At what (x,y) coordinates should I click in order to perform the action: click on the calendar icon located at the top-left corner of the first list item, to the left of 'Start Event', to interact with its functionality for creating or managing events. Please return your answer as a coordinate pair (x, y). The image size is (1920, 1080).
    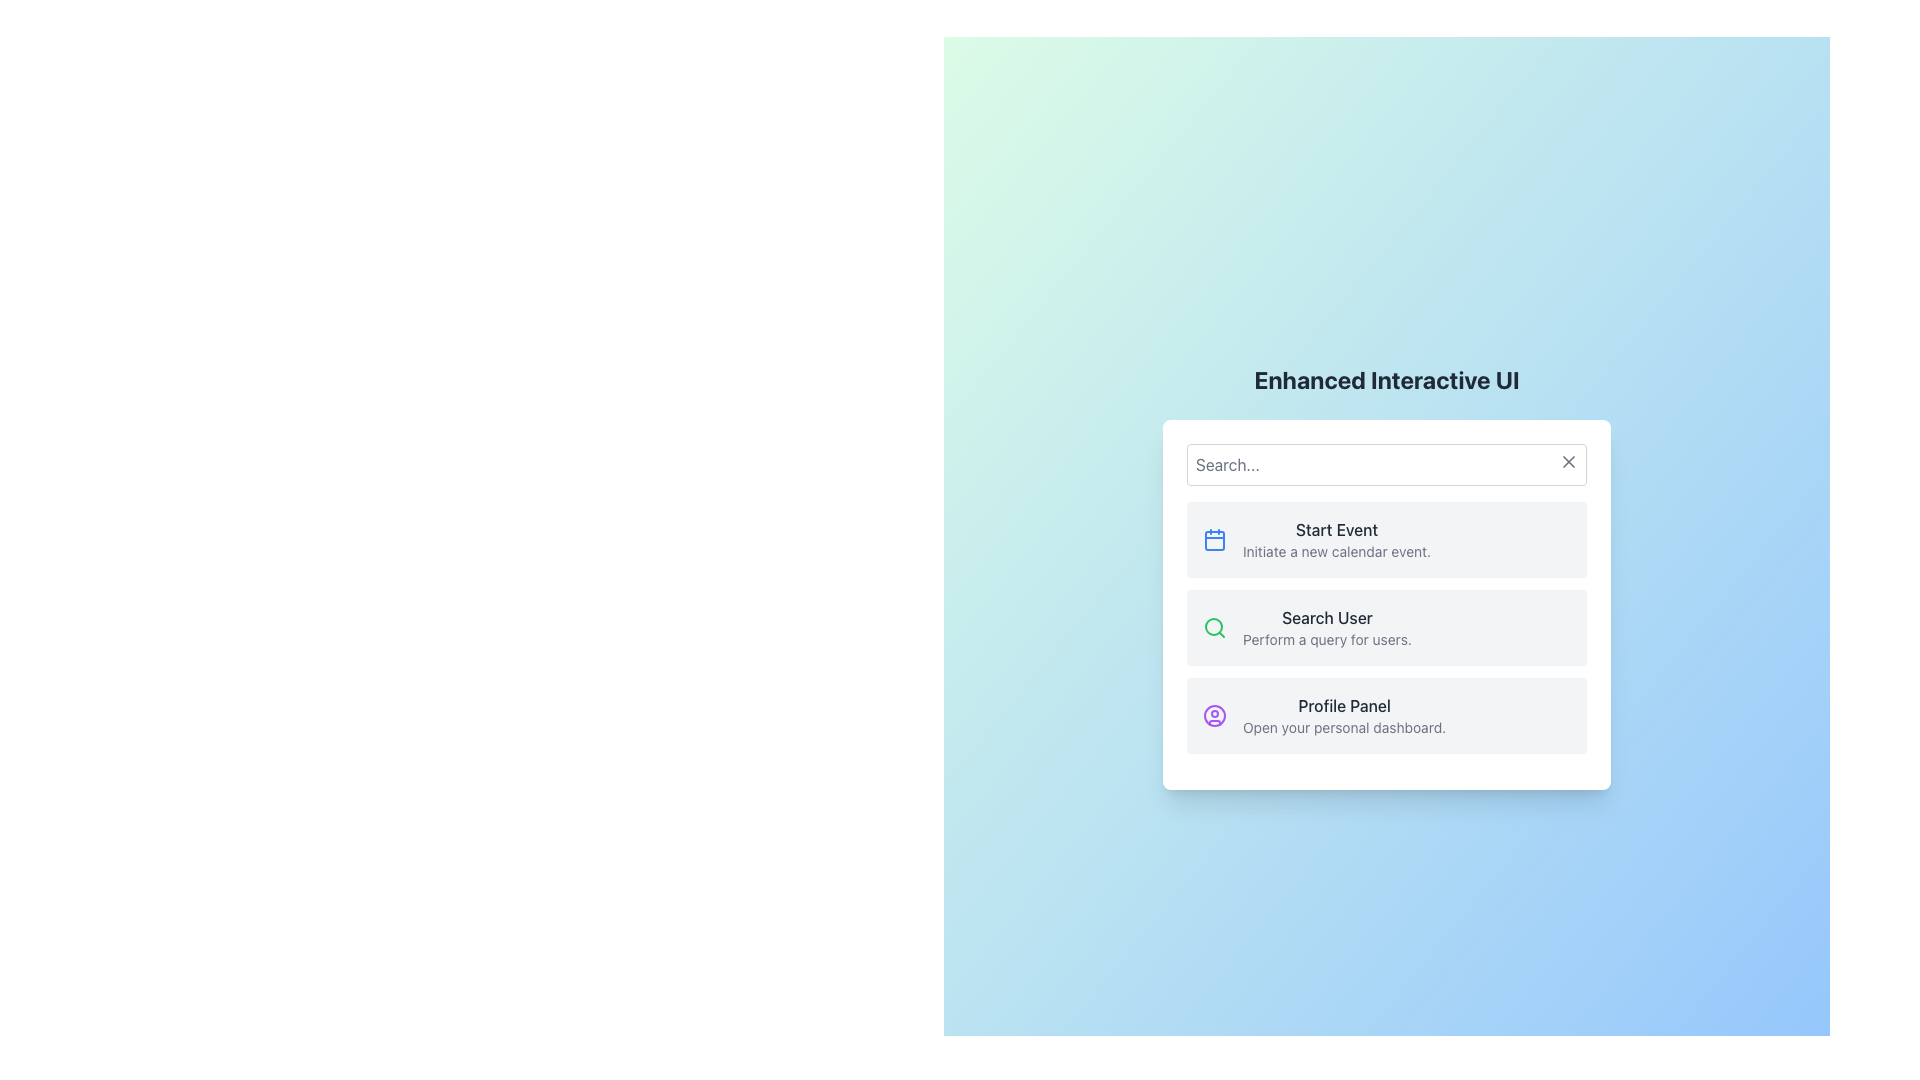
    Looking at the image, I should click on (1213, 540).